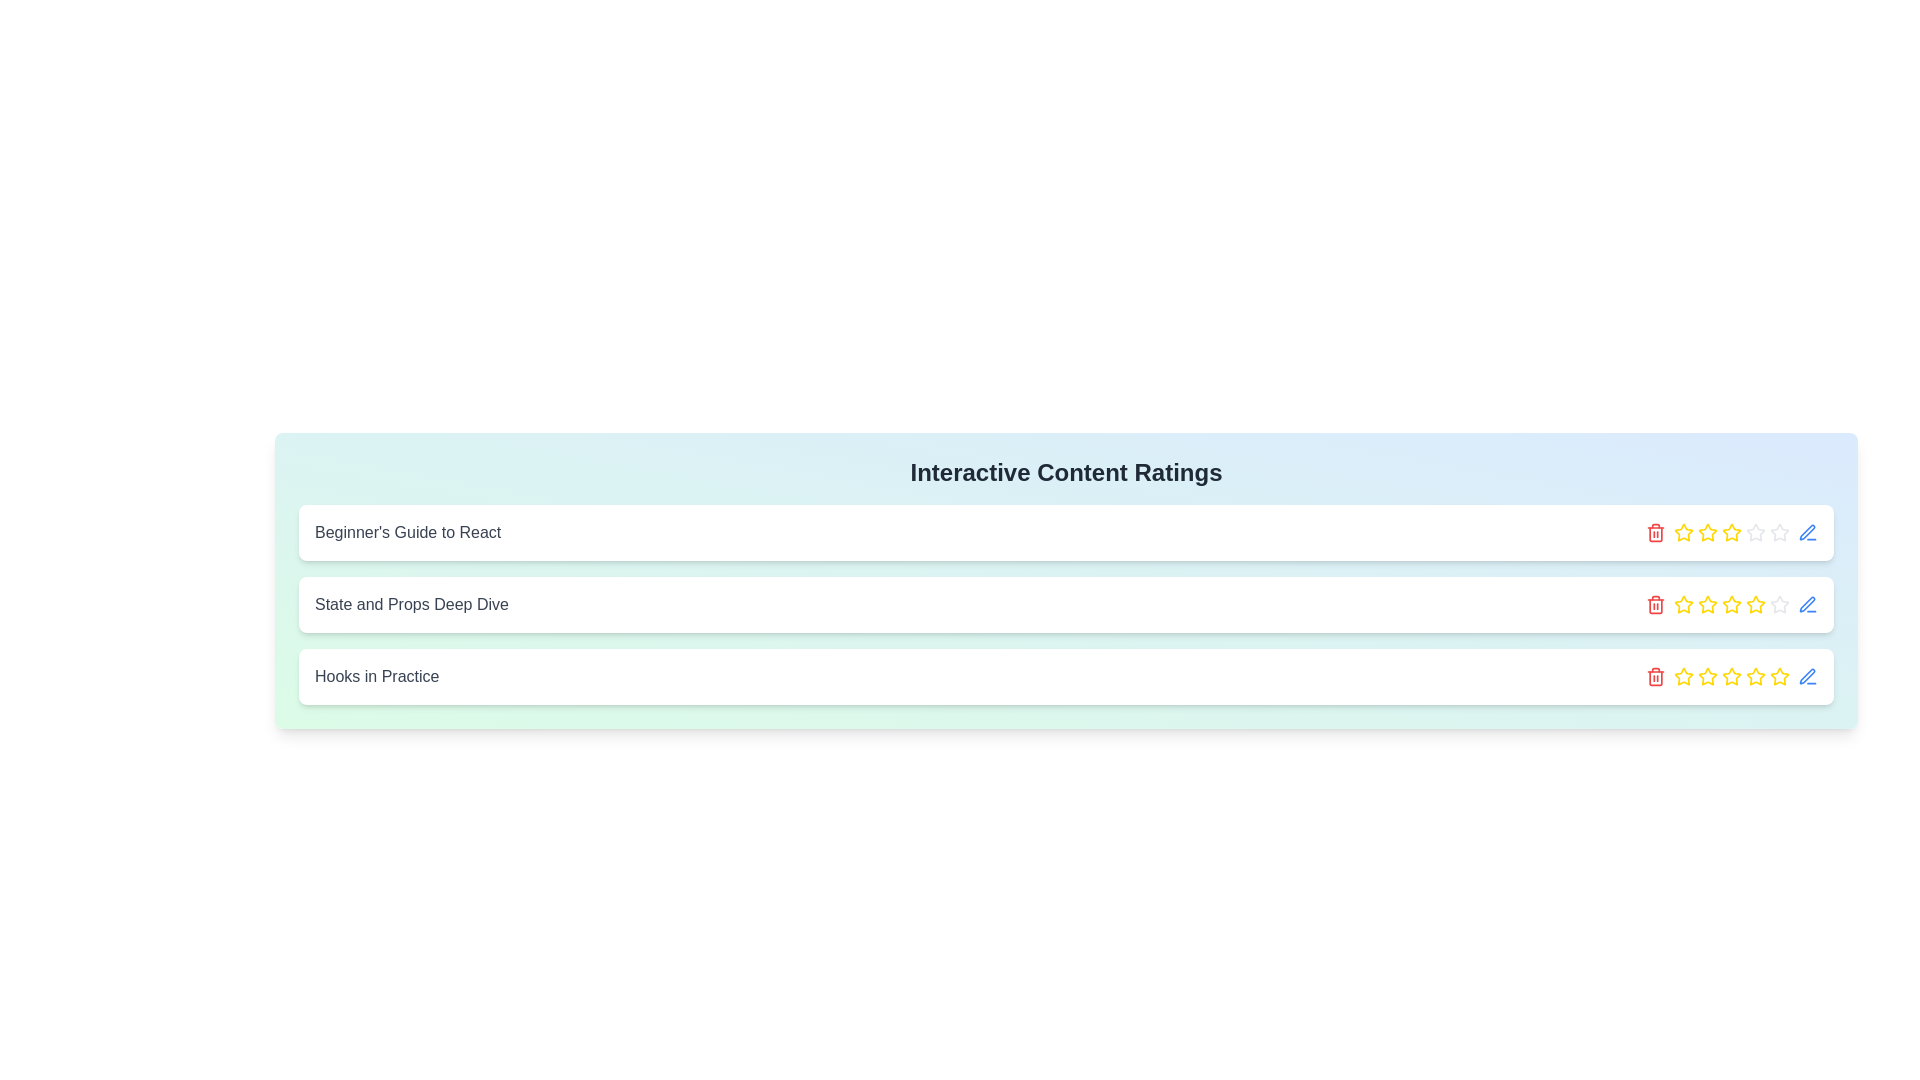 This screenshot has height=1080, width=1920. Describe the element at coordinates (1707, 676) in the screenshot. I see `the golden star icon with a hollow center, which is the third star in the rating row for 'Hooks in Practice'` at that location.